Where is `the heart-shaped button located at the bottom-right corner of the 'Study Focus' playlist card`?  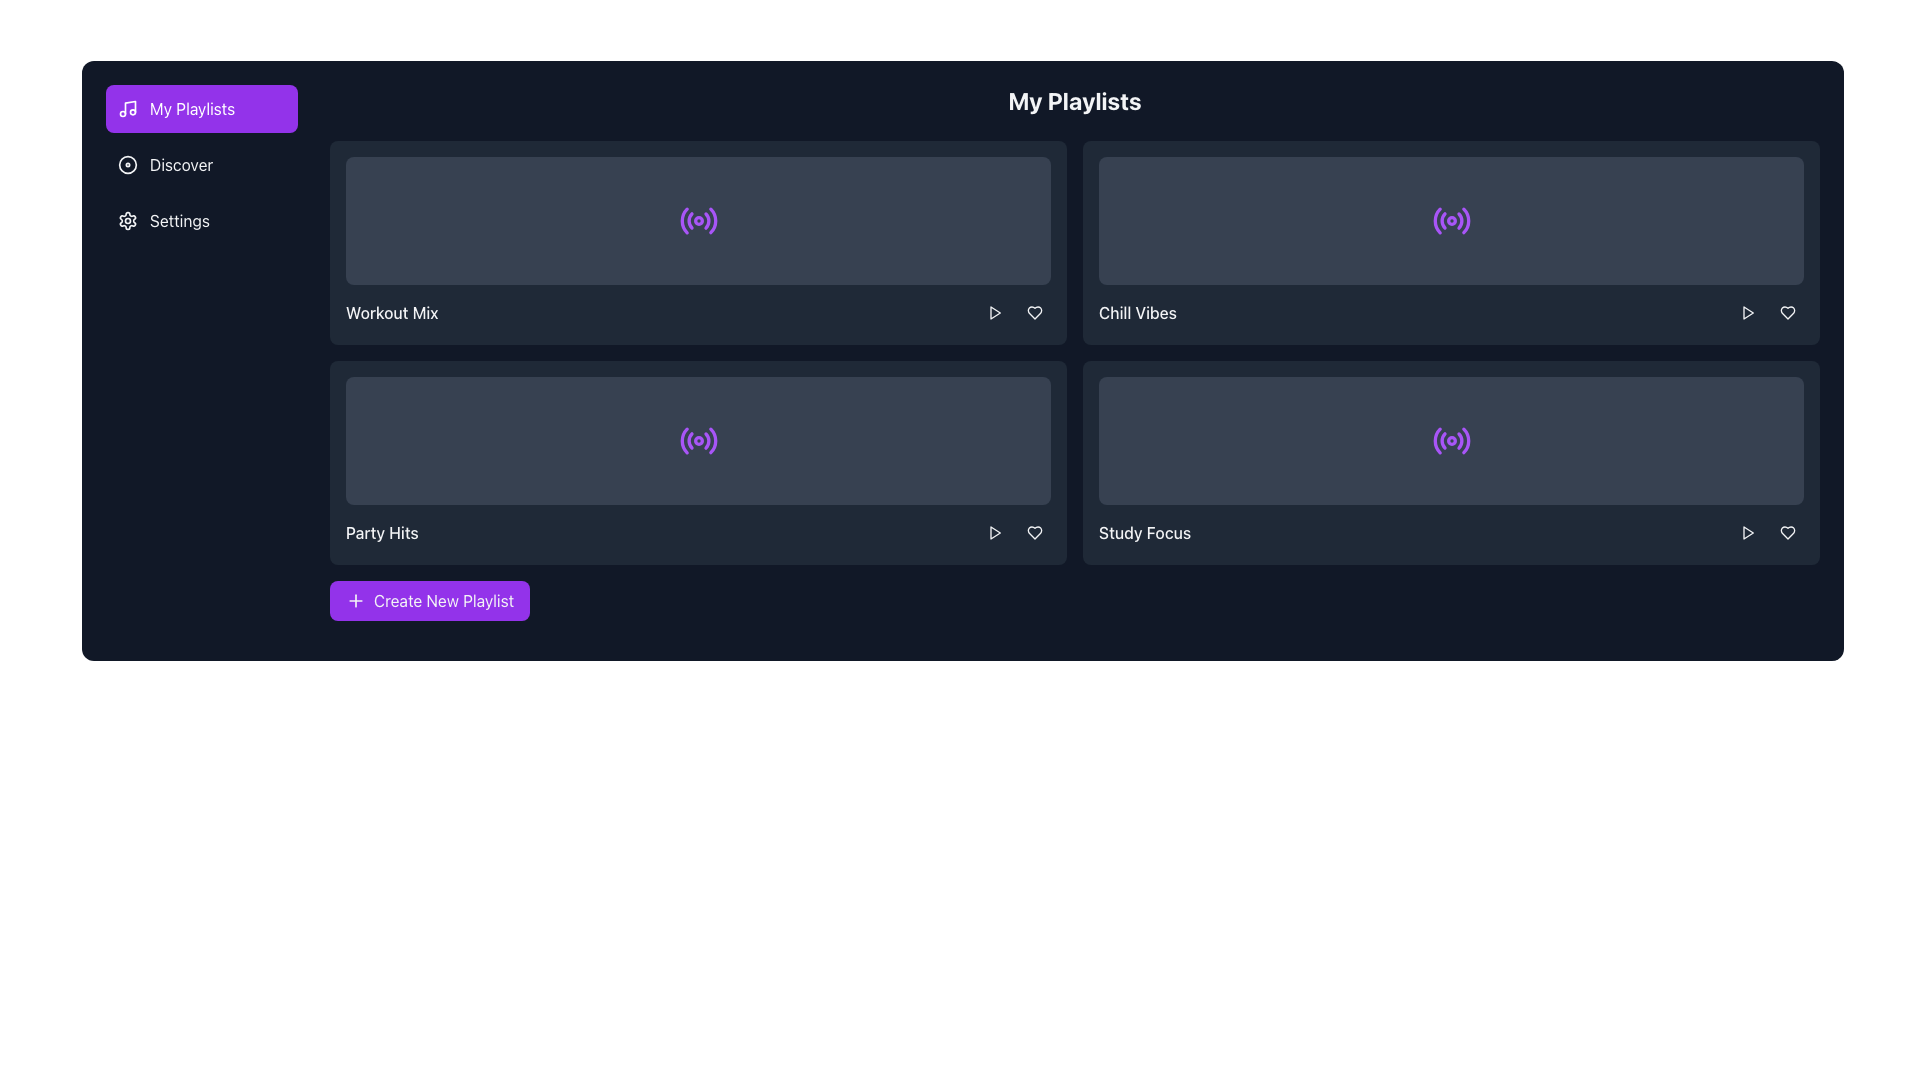 the heart-shaped button located at the bottom-right corner of the 'Study Focus' playlist card is located at coordinates (1788, 531).